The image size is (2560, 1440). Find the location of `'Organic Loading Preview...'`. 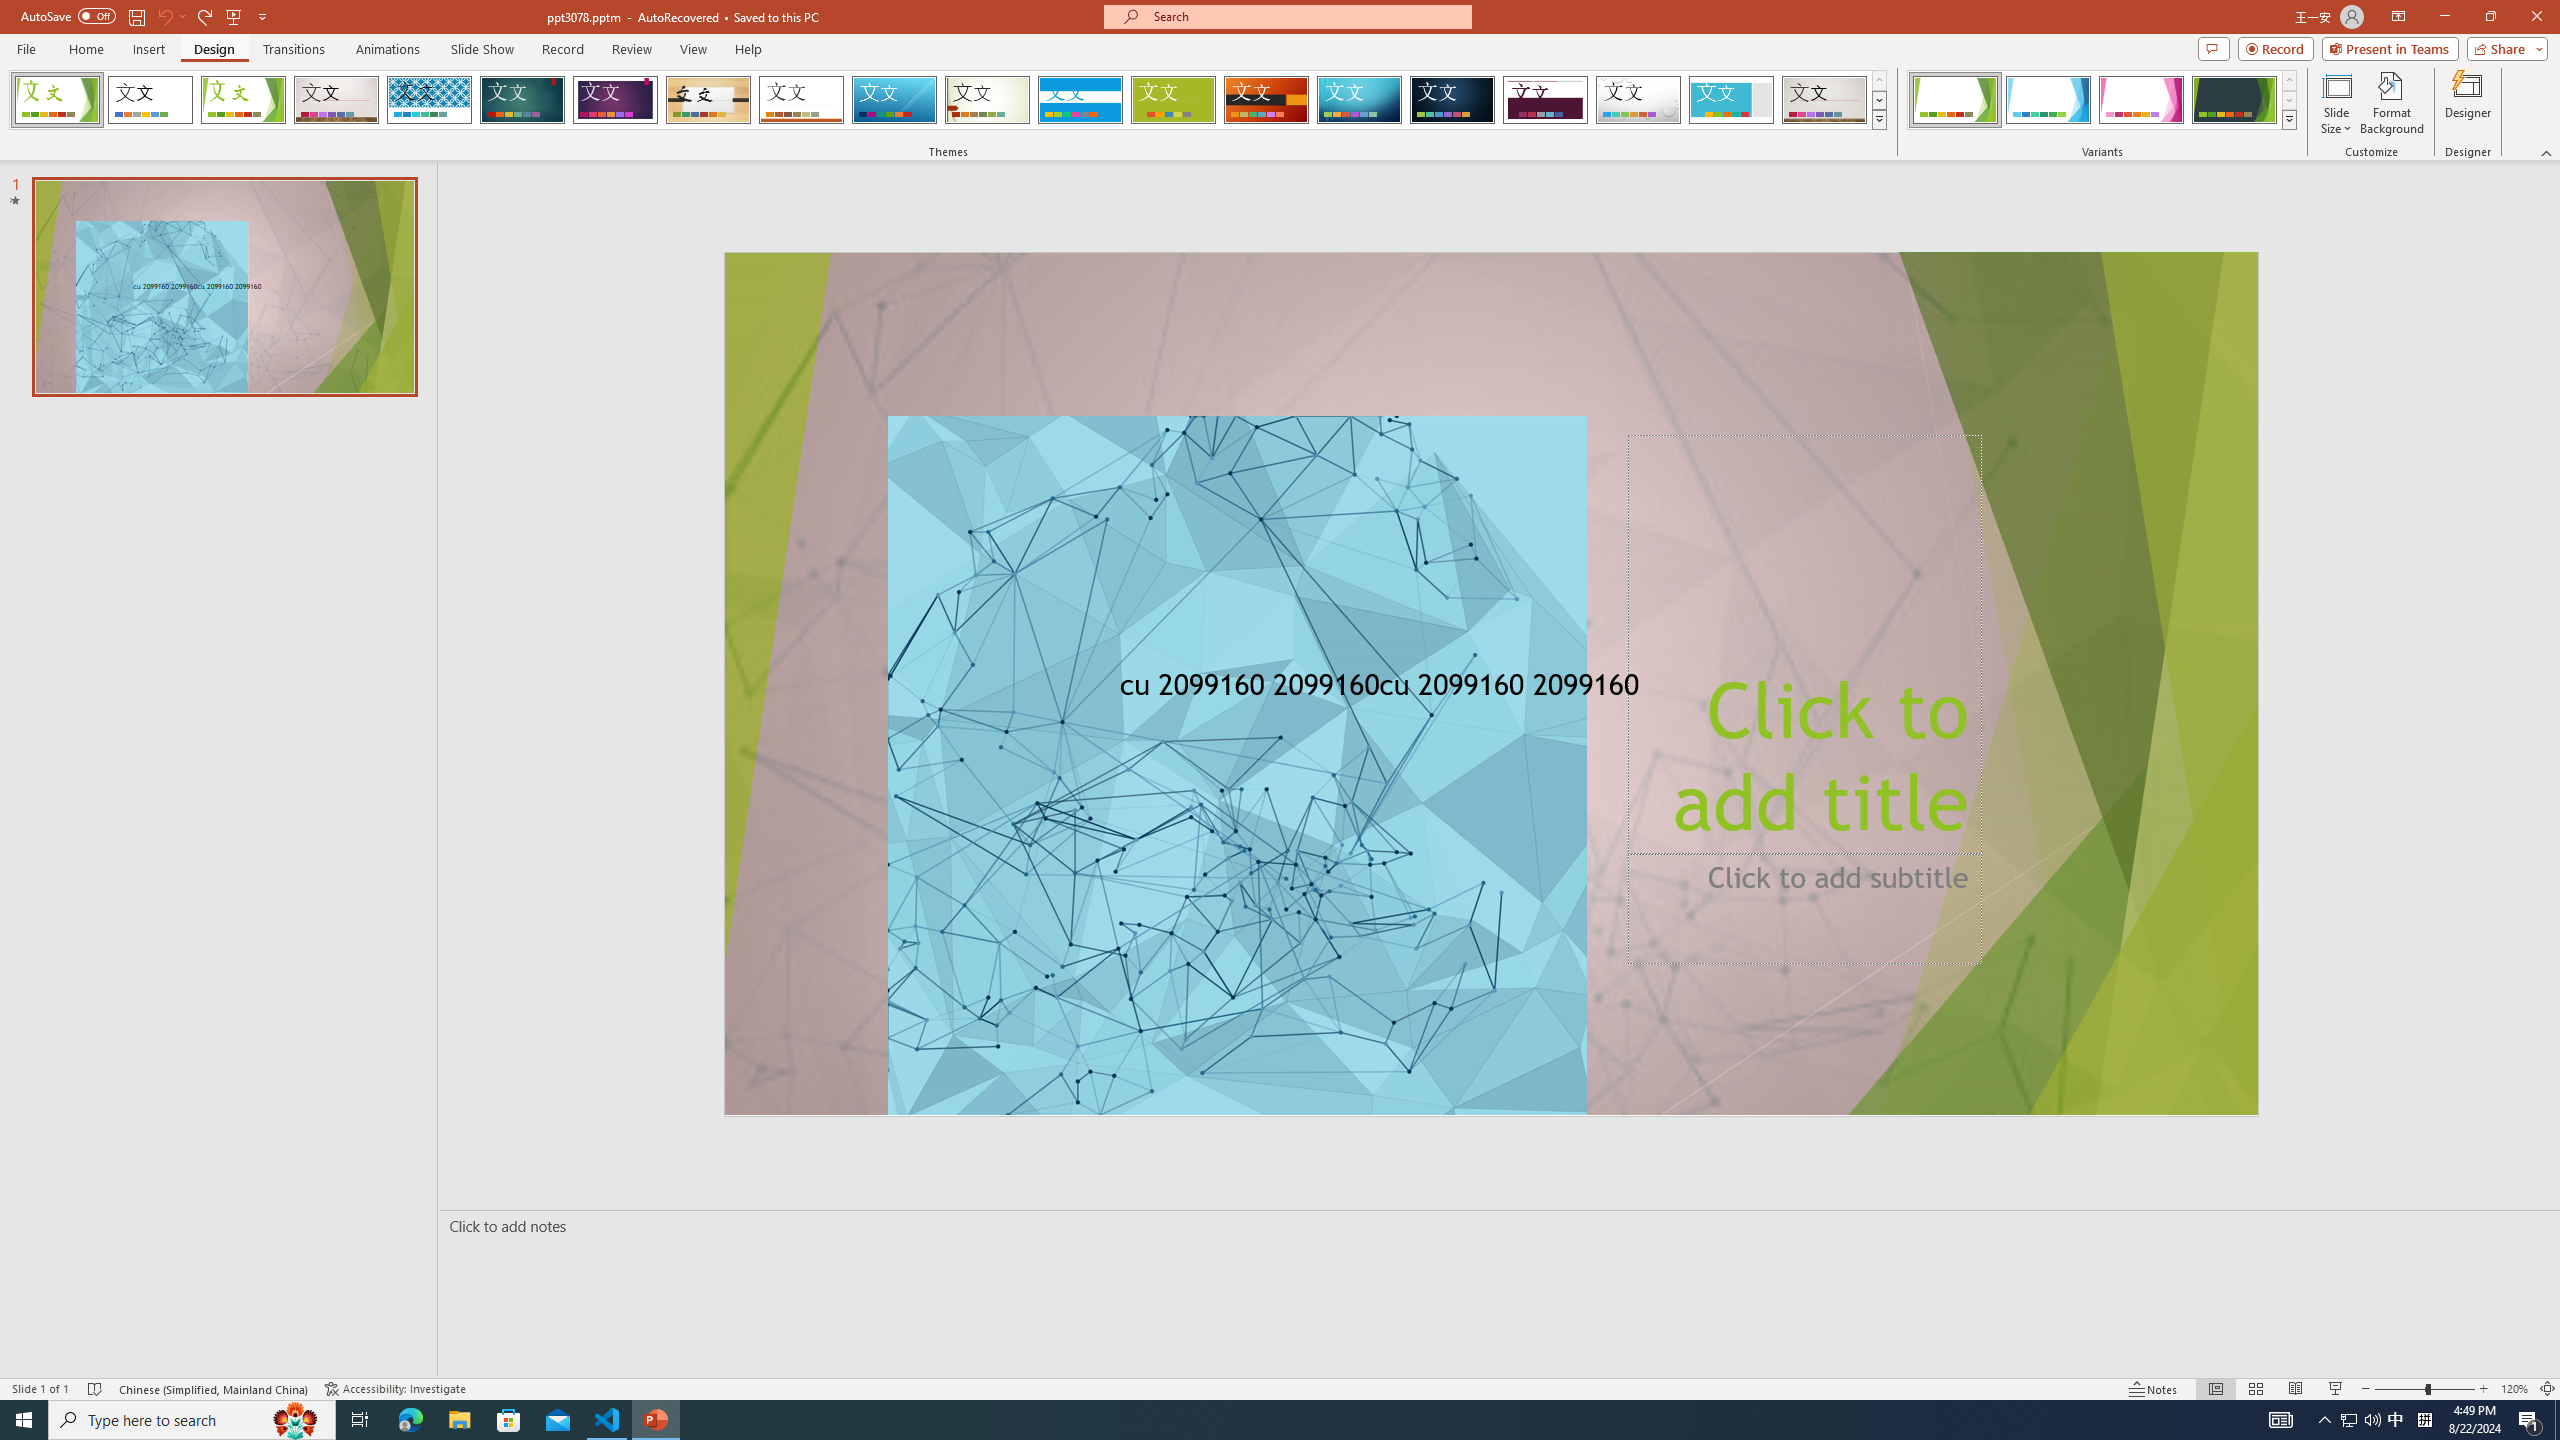

'Organic Loading Preview...' is located at coordinates (709, 99).